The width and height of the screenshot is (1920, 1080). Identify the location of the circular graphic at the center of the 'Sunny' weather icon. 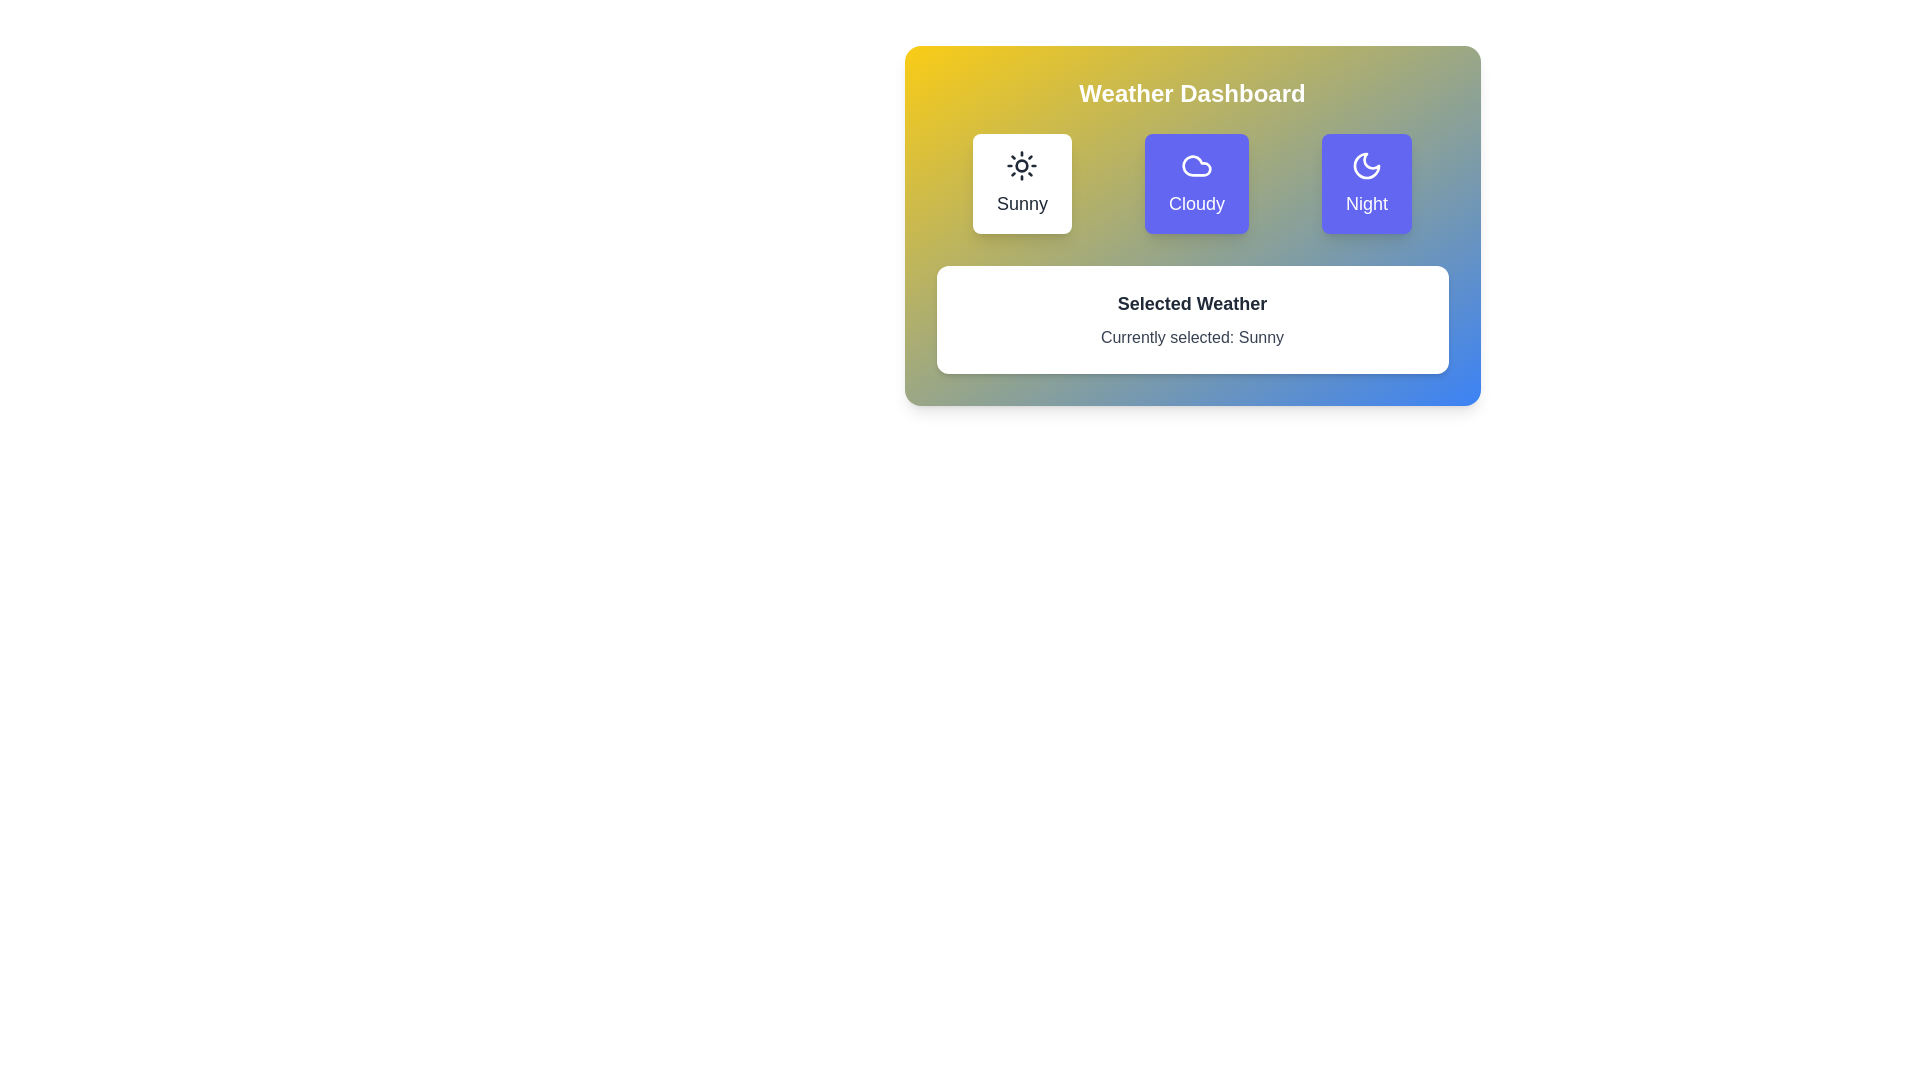
(1022, 164).